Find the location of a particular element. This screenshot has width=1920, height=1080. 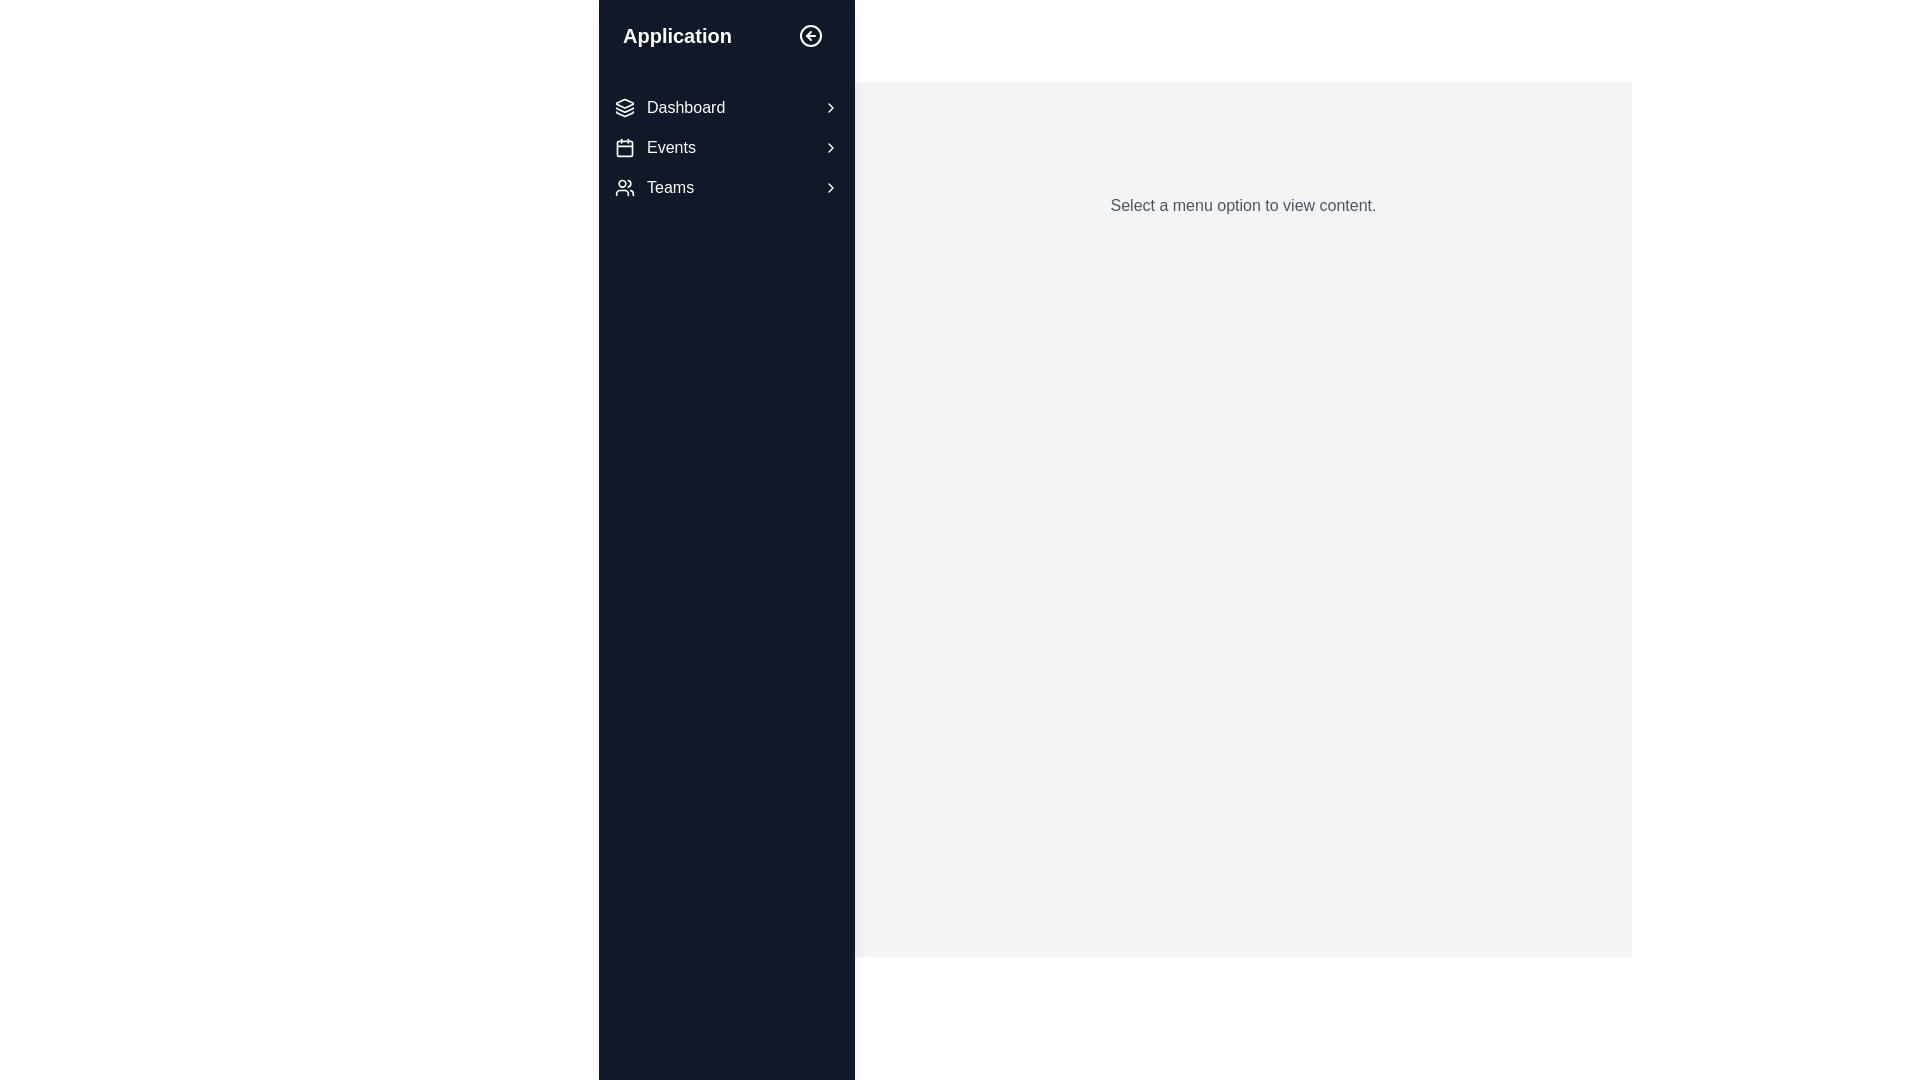

the 'Teams' menu option in the vertical navigation panel is located at coordinates (670, 188).